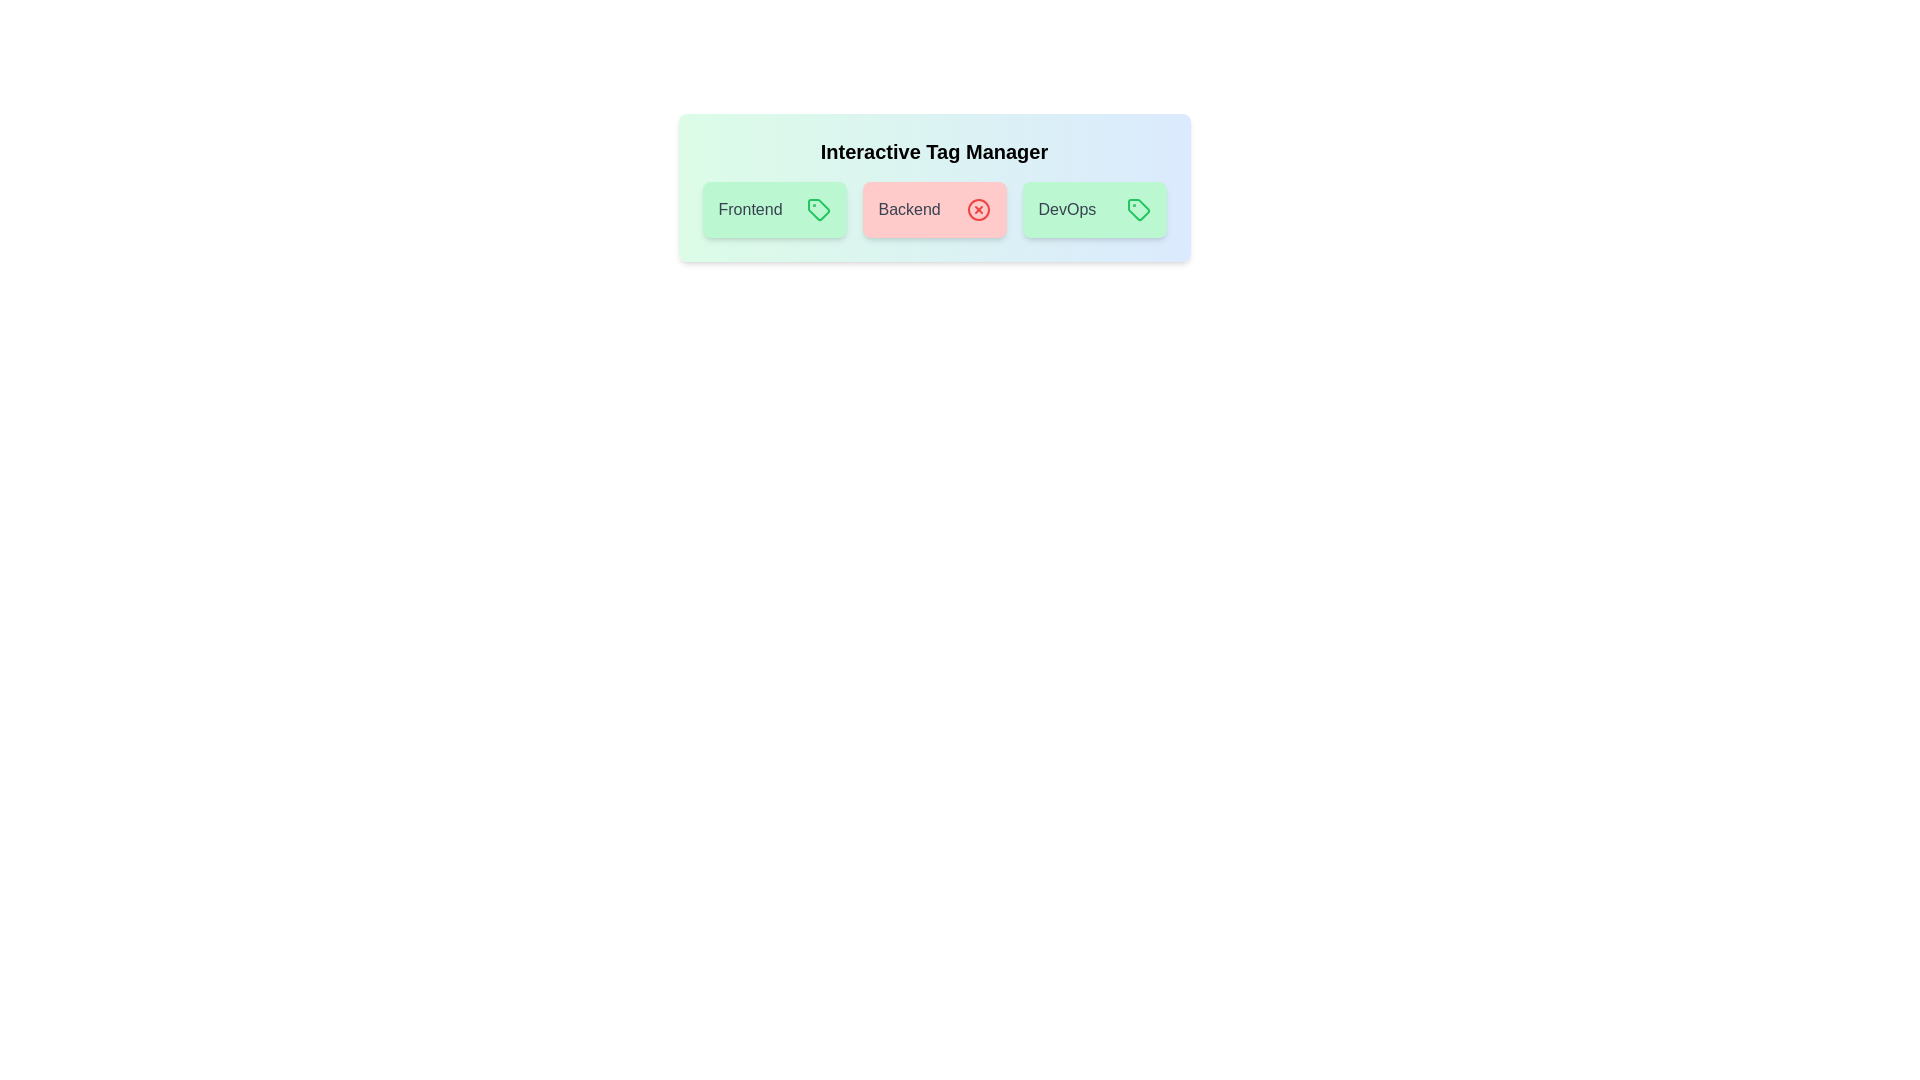 This screenshot has width=1920, height=1080. I want to click on the 'Backend' tag to toggle its activation state, so click(933, 209).